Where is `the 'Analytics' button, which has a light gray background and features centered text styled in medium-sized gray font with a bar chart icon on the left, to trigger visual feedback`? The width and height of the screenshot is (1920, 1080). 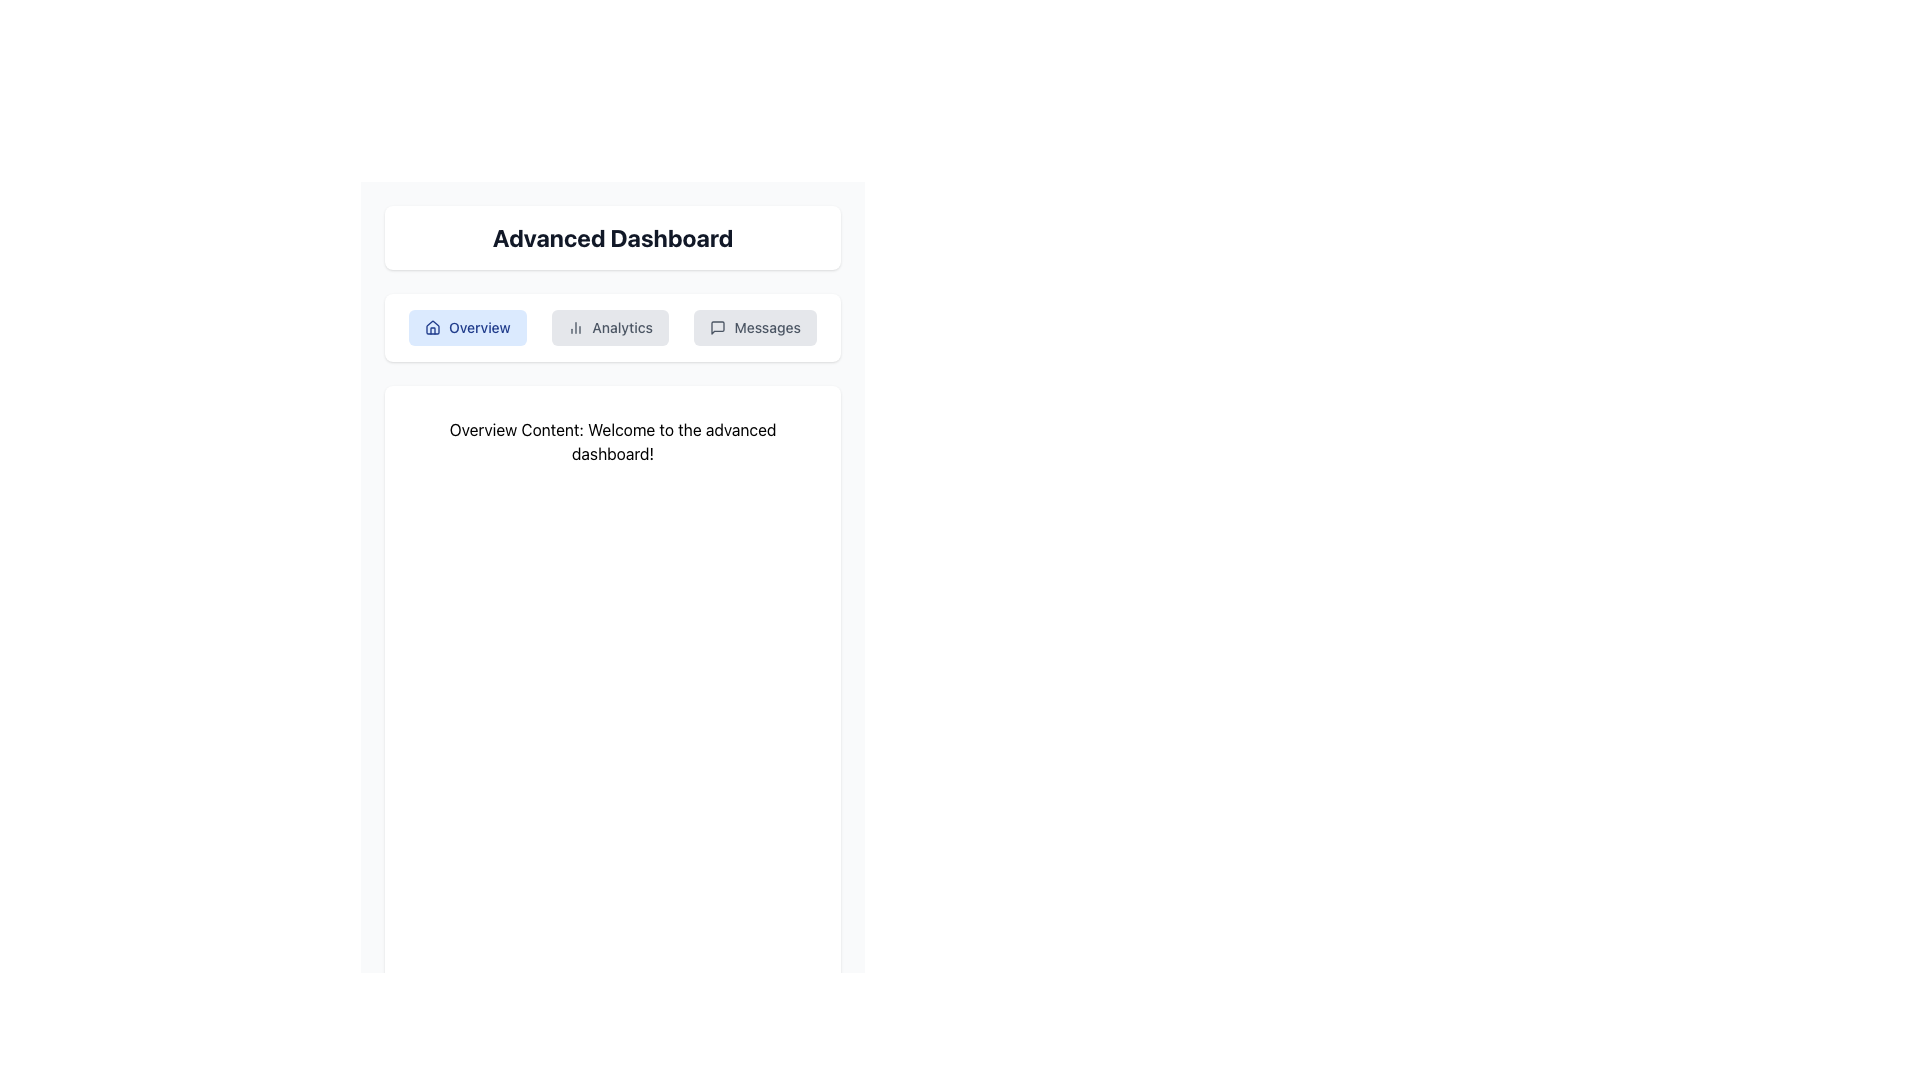
the 'Analytics' button, which has a light gray background and features centered text styled in medium-sized gray font with a bar chart icon on the left, to trigger visual feedback is located at coordinates (612, 326).